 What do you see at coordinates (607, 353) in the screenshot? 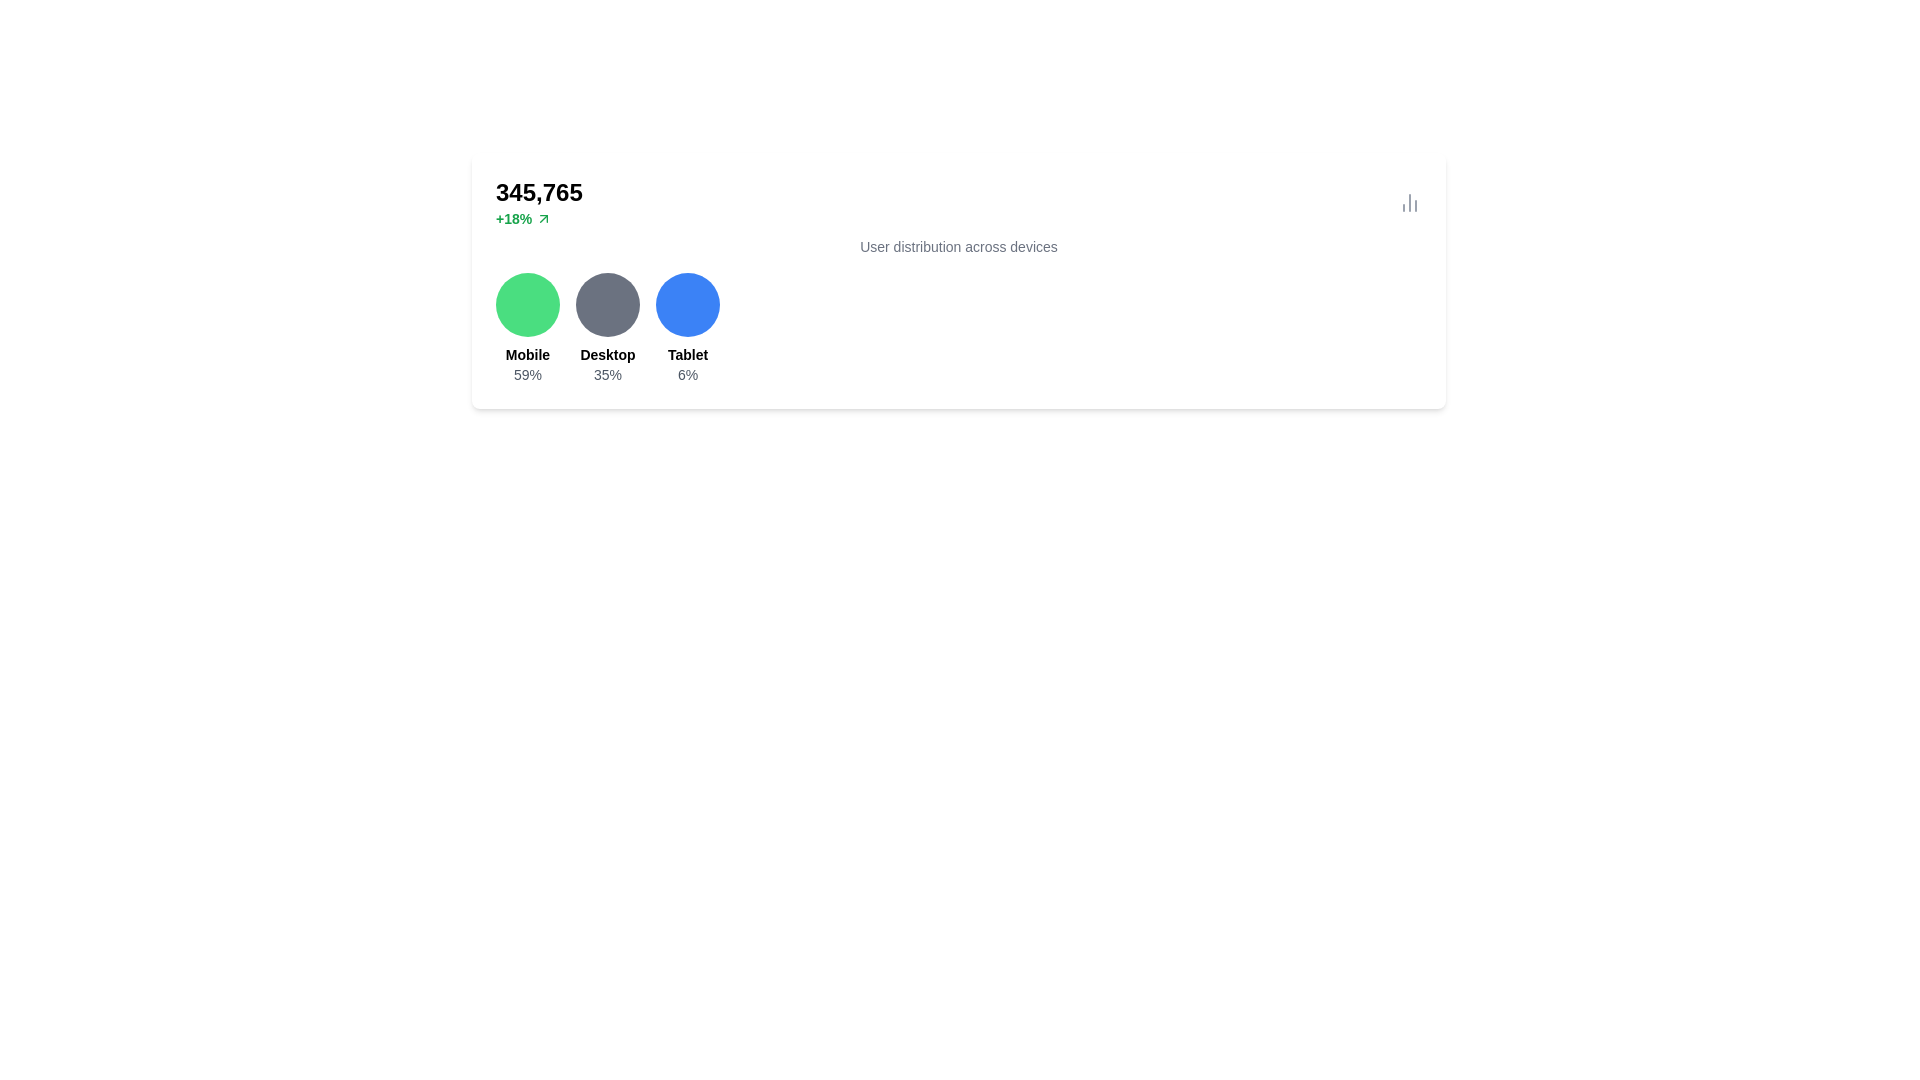
I see `text label displaying 'Desktop', which is bold and positioned between an icon above and a percentage value below in the UI` at bounding box center [607, 353].